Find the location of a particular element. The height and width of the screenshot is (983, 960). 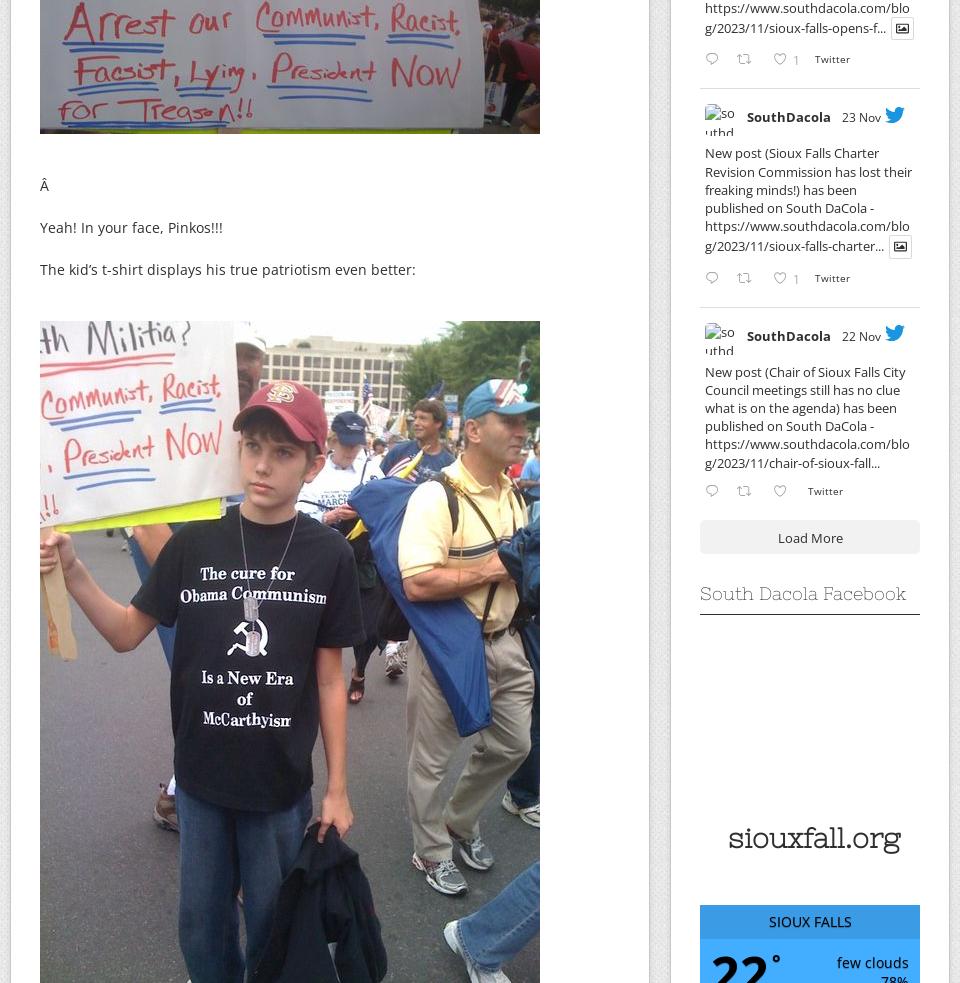

'The kid’s t-shirt displays his true patriotism even better:' is located at coordinates (39, 269).